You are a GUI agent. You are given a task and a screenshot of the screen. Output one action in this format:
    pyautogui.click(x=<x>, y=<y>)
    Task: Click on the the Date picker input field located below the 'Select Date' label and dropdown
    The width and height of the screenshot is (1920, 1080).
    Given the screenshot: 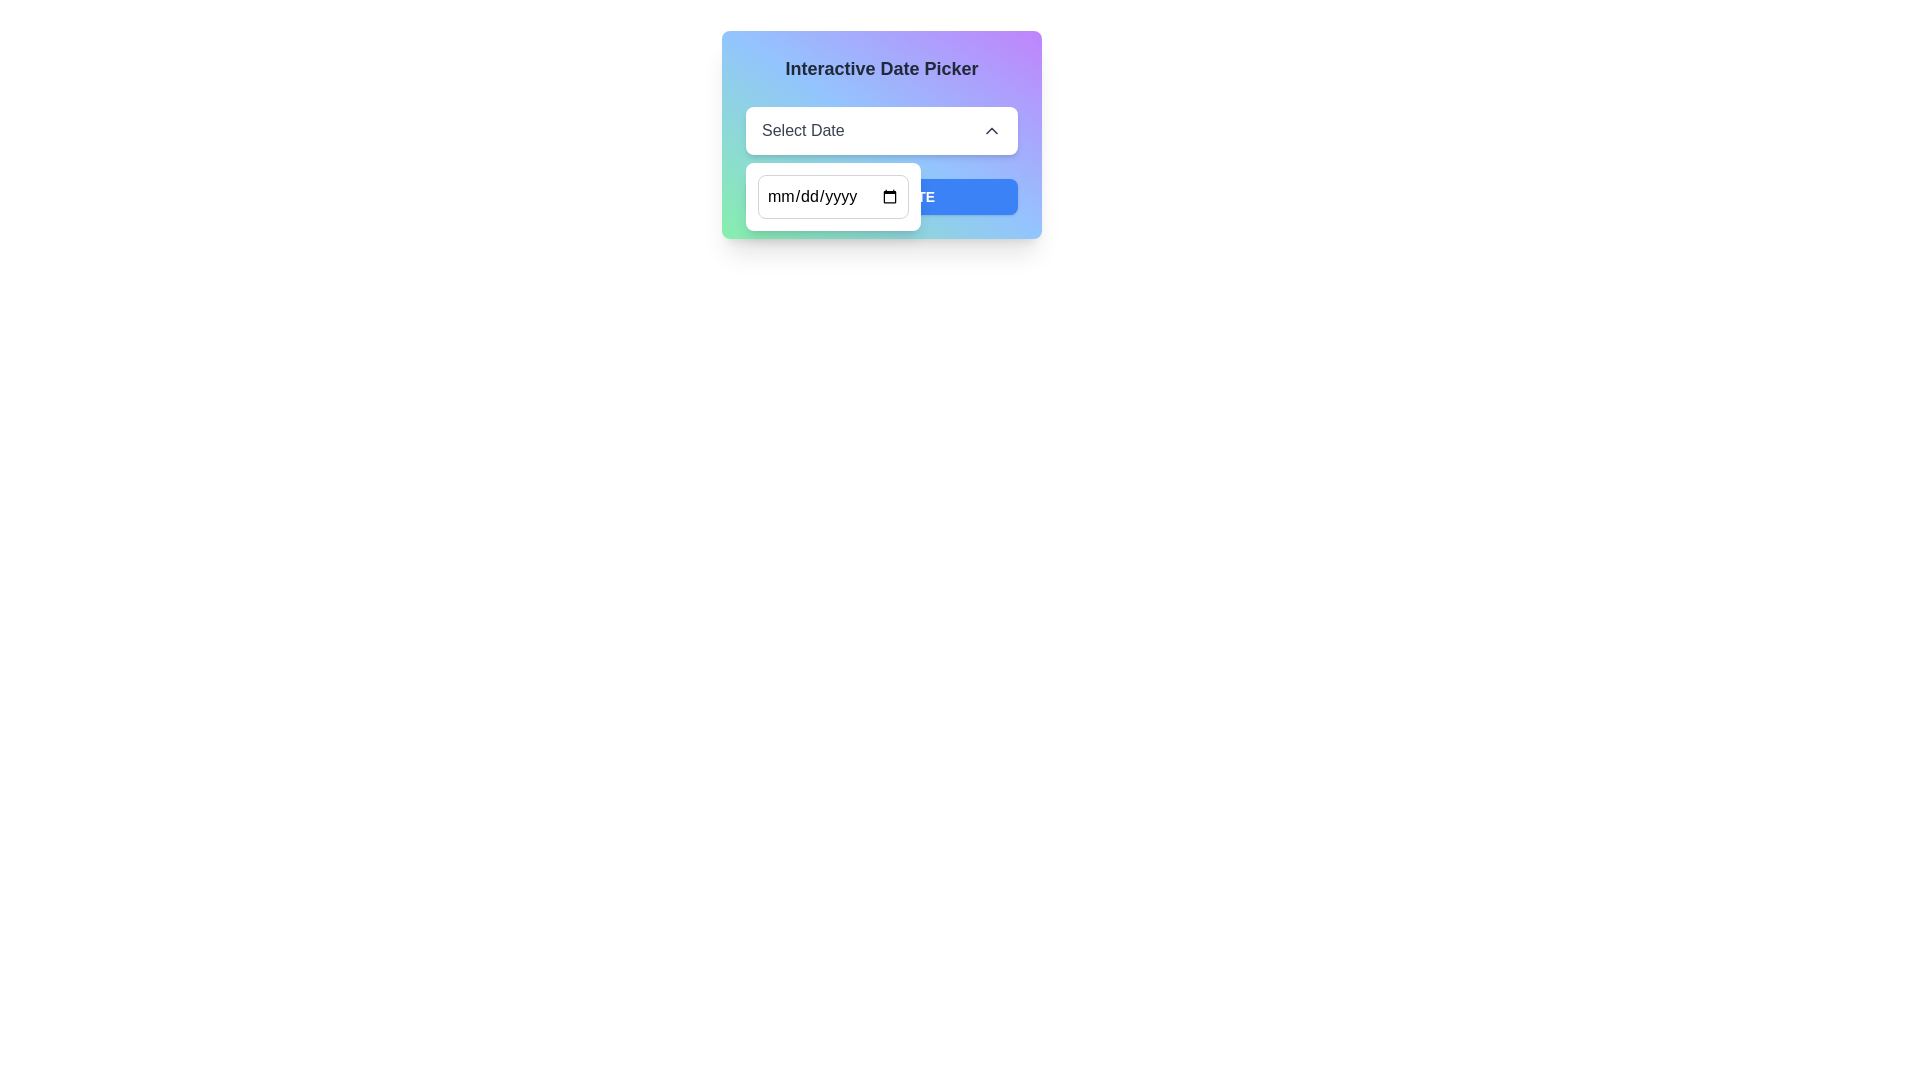 What is the action you would take?
    pyautogui.click(x=833, y=196)
    